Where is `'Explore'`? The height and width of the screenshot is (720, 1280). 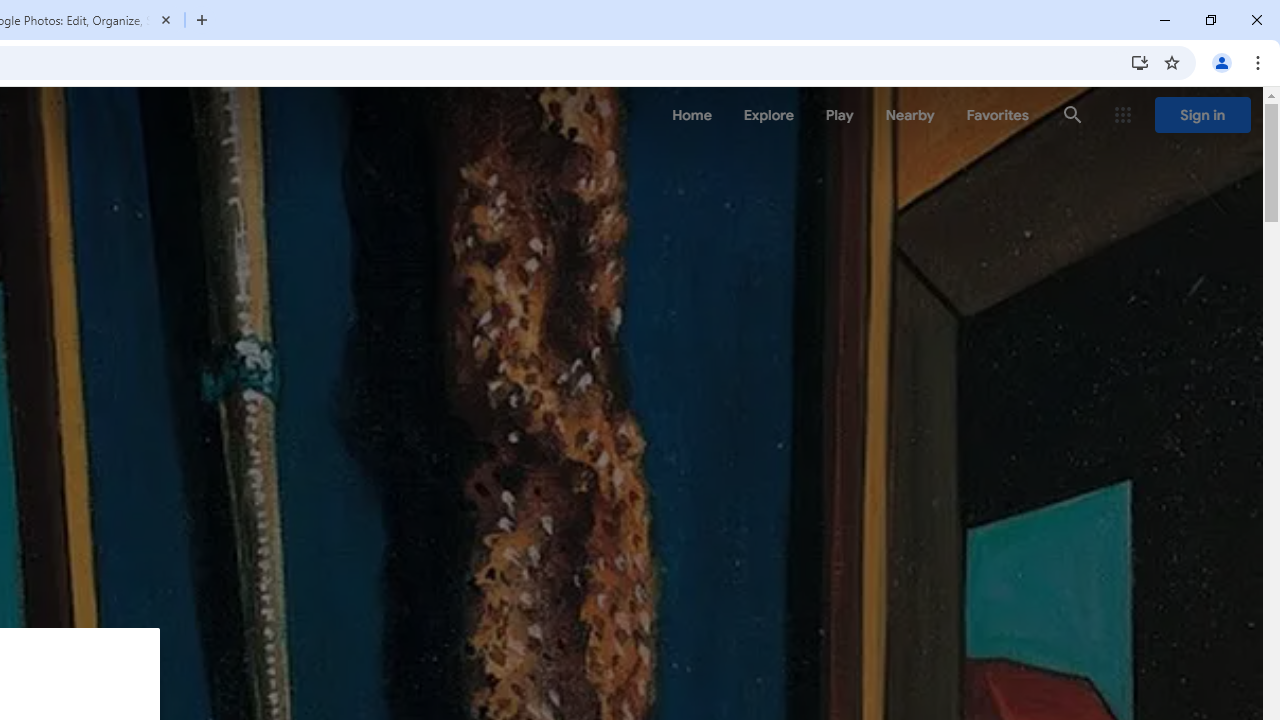 'Explore' is located at coordinates (767, 115).